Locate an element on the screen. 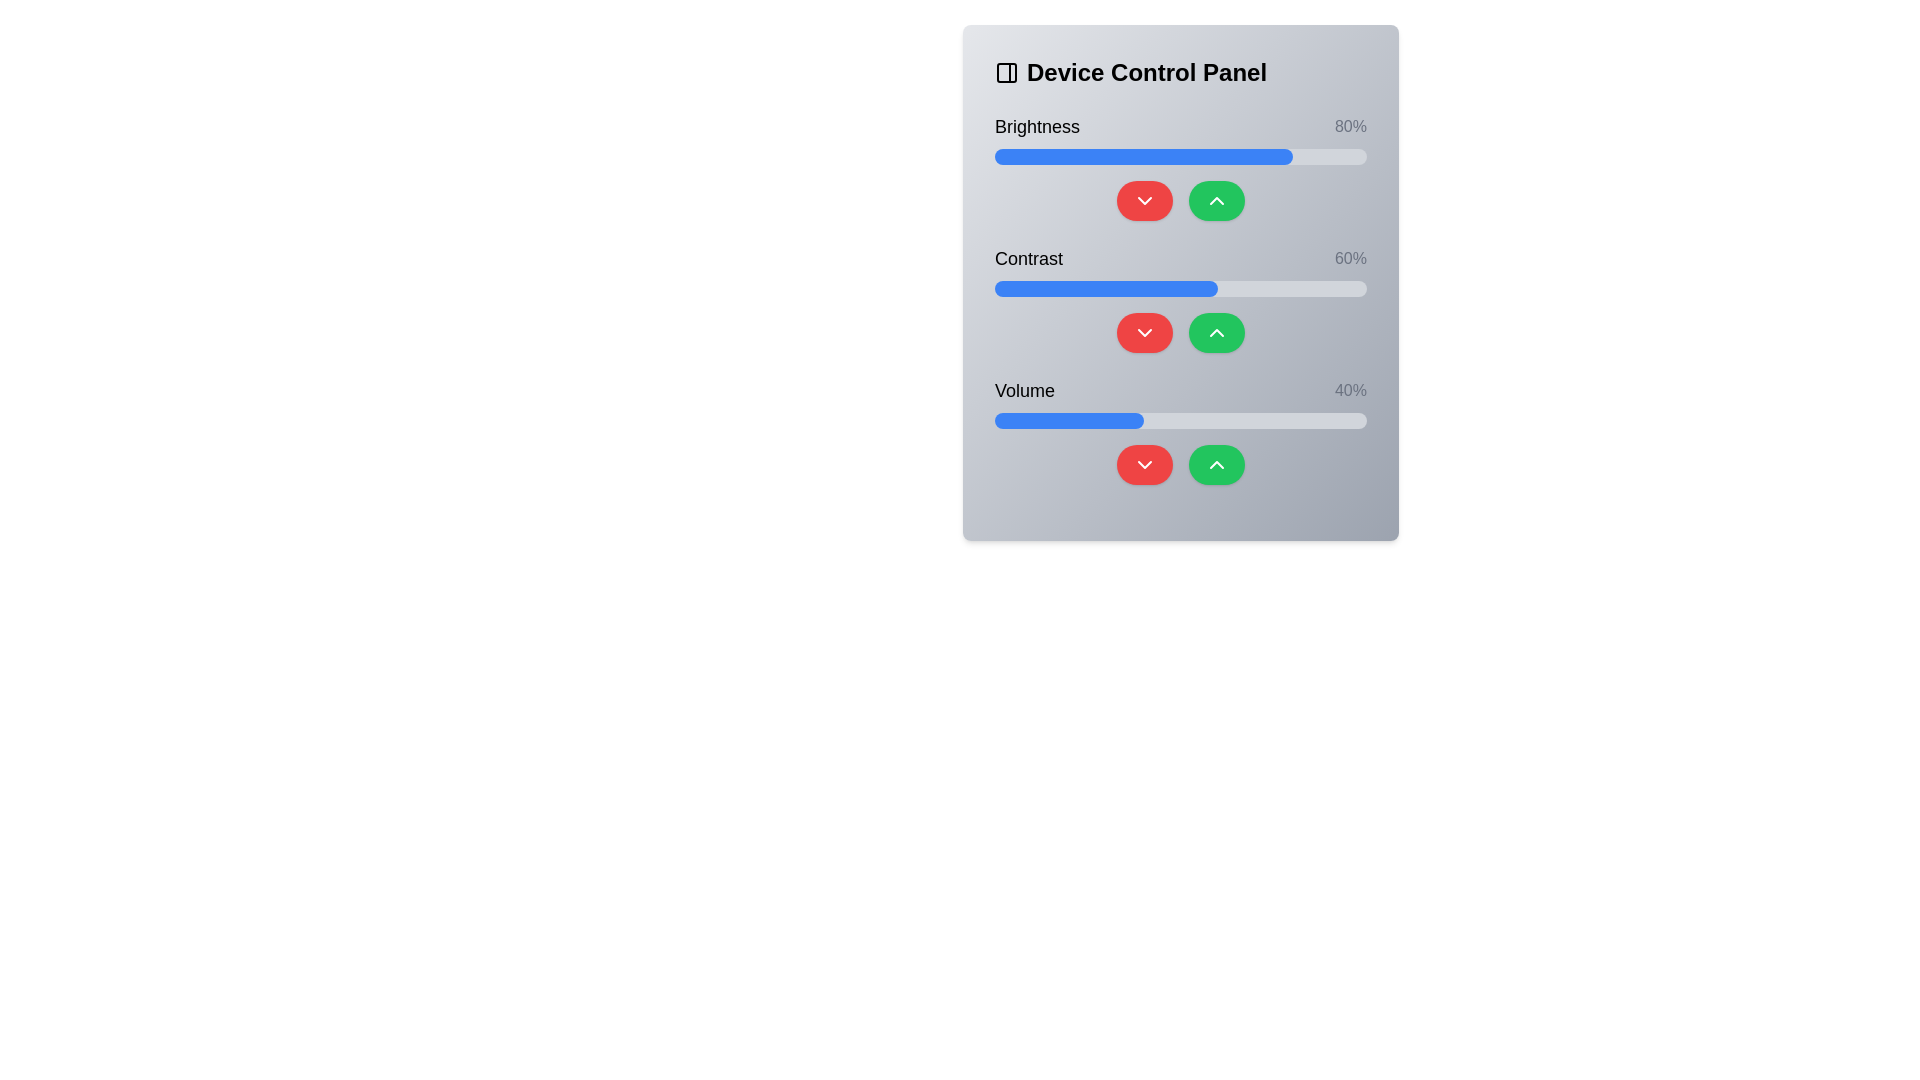 The height and width of the screenshot is (1080, 1920). the progress bar indicating the current value for the 'Brightness' setting located directly under the 'Brightness' label in the 'Device Control Panel' is located at coordinates (1180, 156).